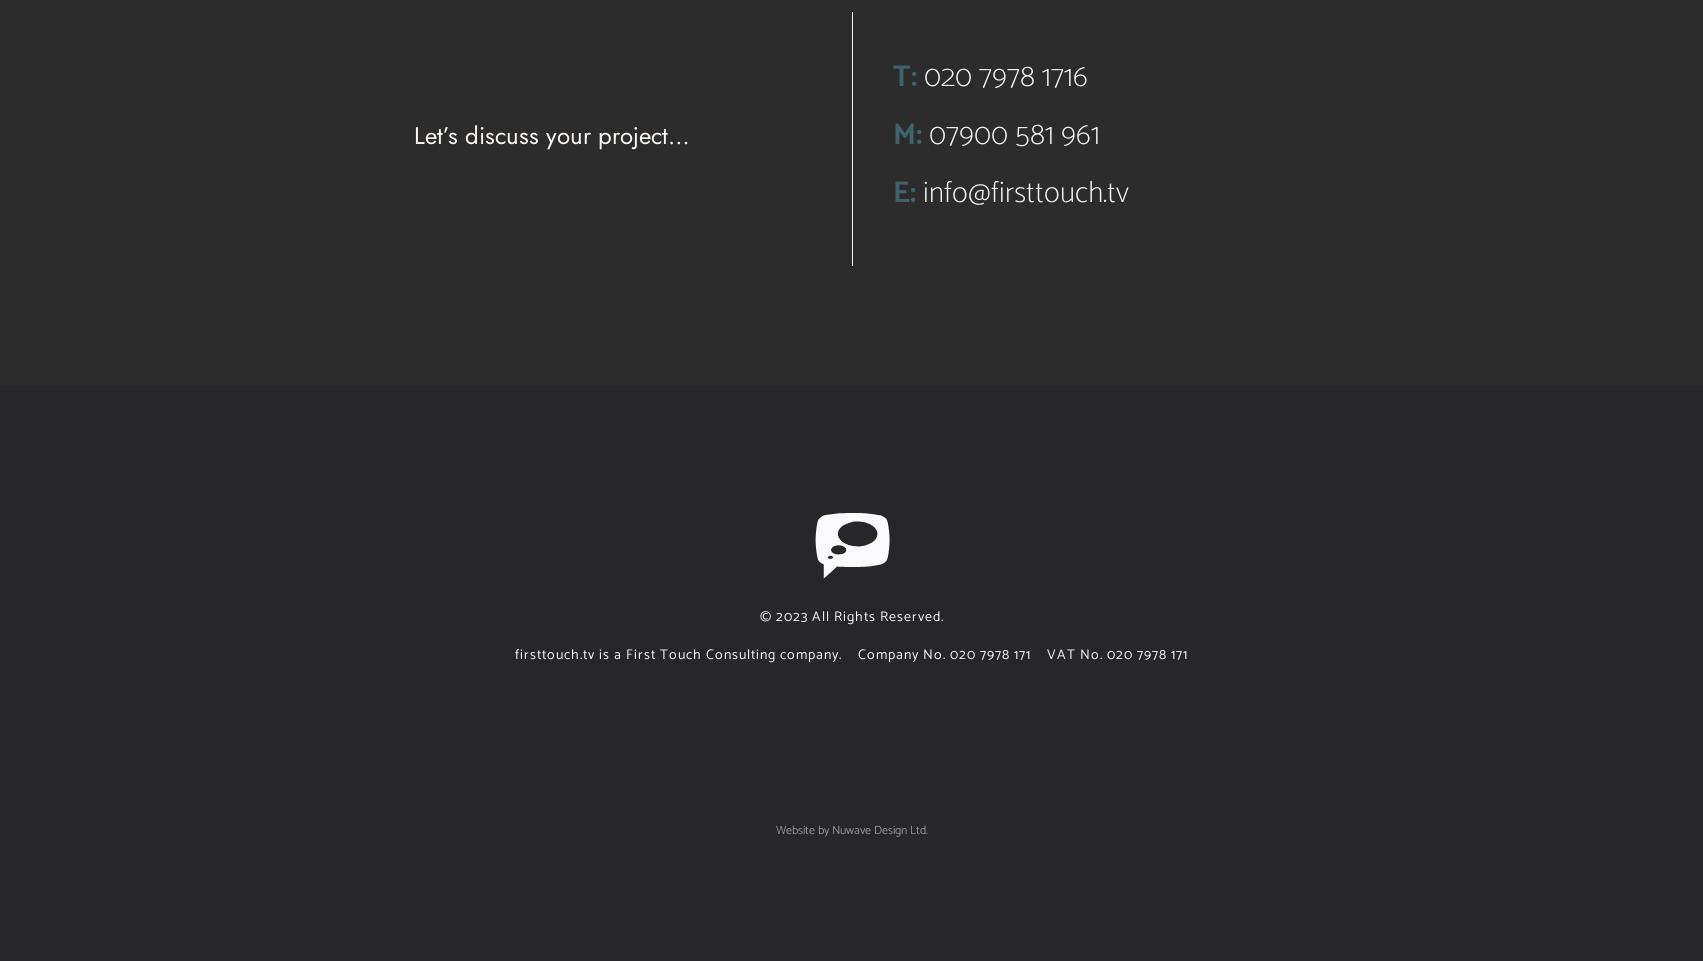 Image resolution: width=1703 pixels, height=961 pixels. Describe the element at coordinates (851, 654) in the screenshot. I see `'firsttouch.tv is a First Touch Consulting company.    Company No. 020 7978 171    VAT No. 020 7978 171'` at that location.